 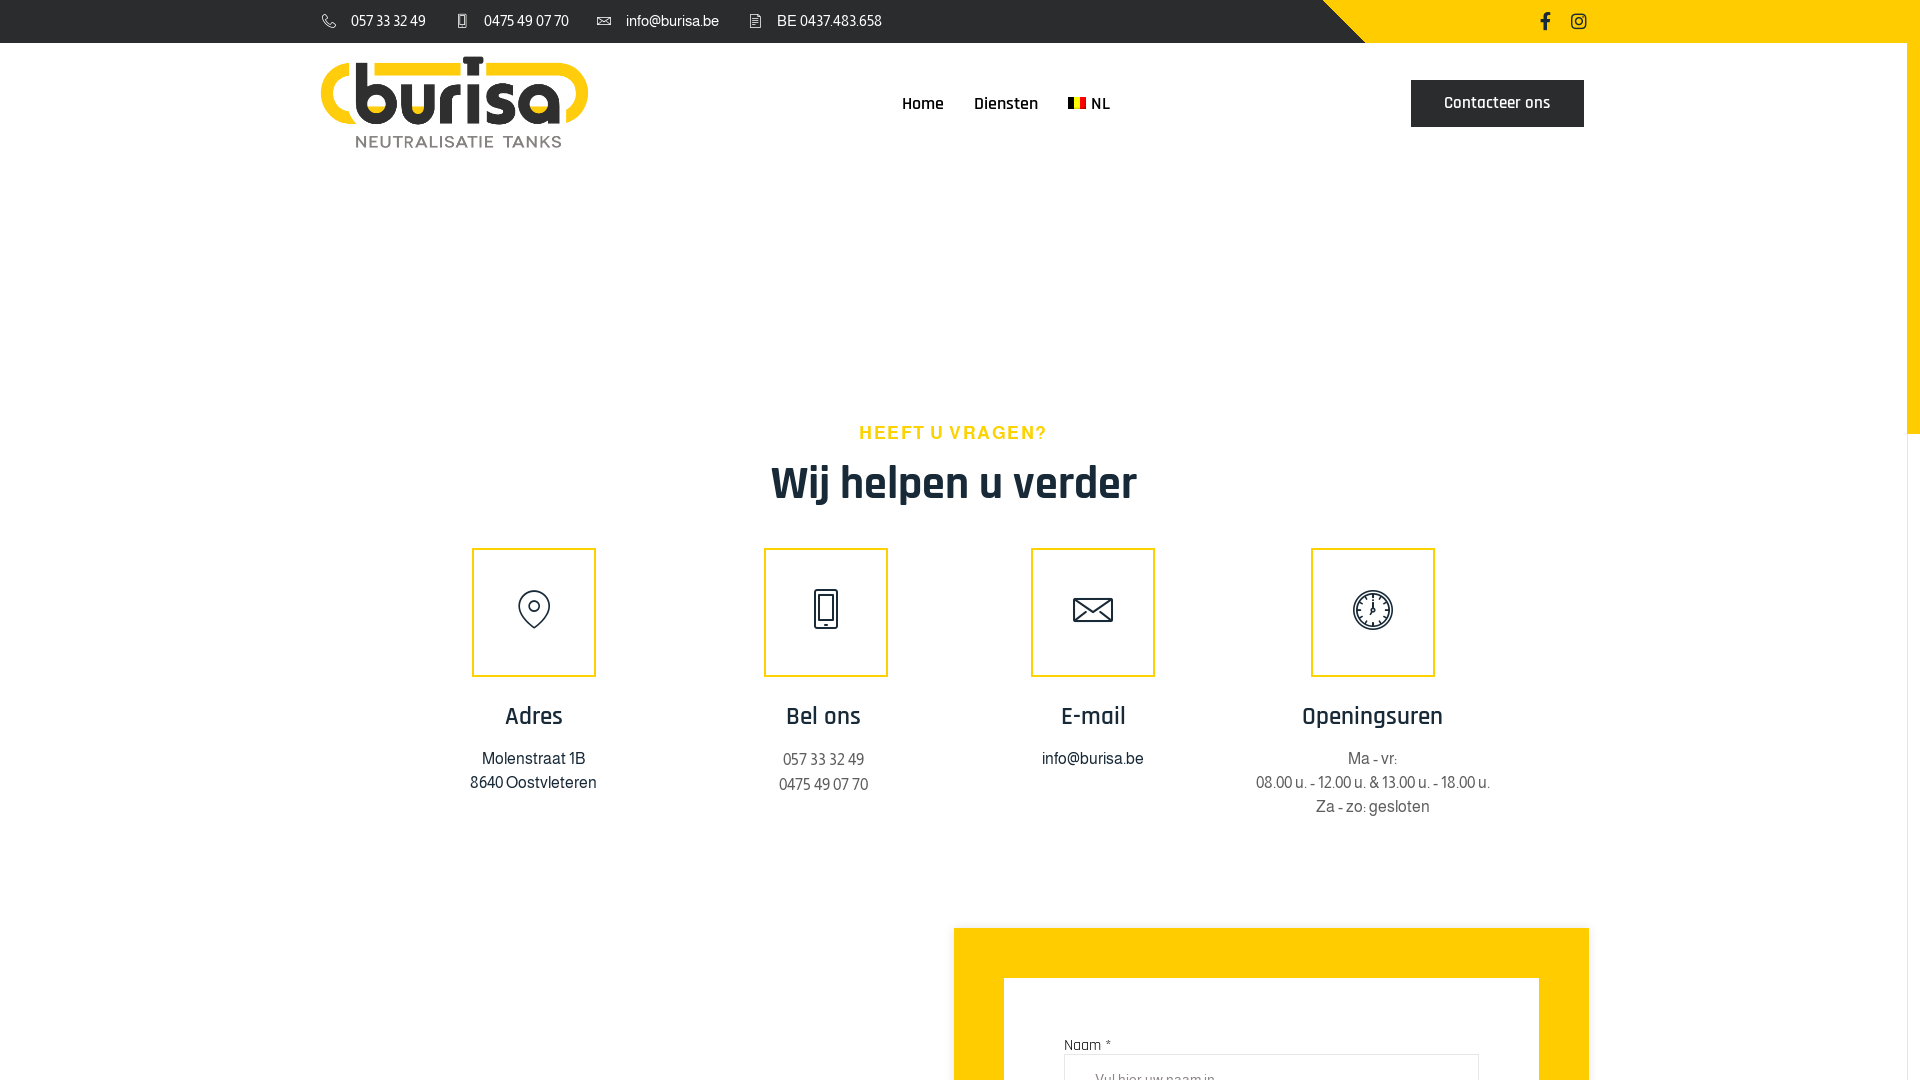 What do you see at coordinates (533, 716) in the screenshot?
I see `'Adres'` at bounding box center [533, 716].